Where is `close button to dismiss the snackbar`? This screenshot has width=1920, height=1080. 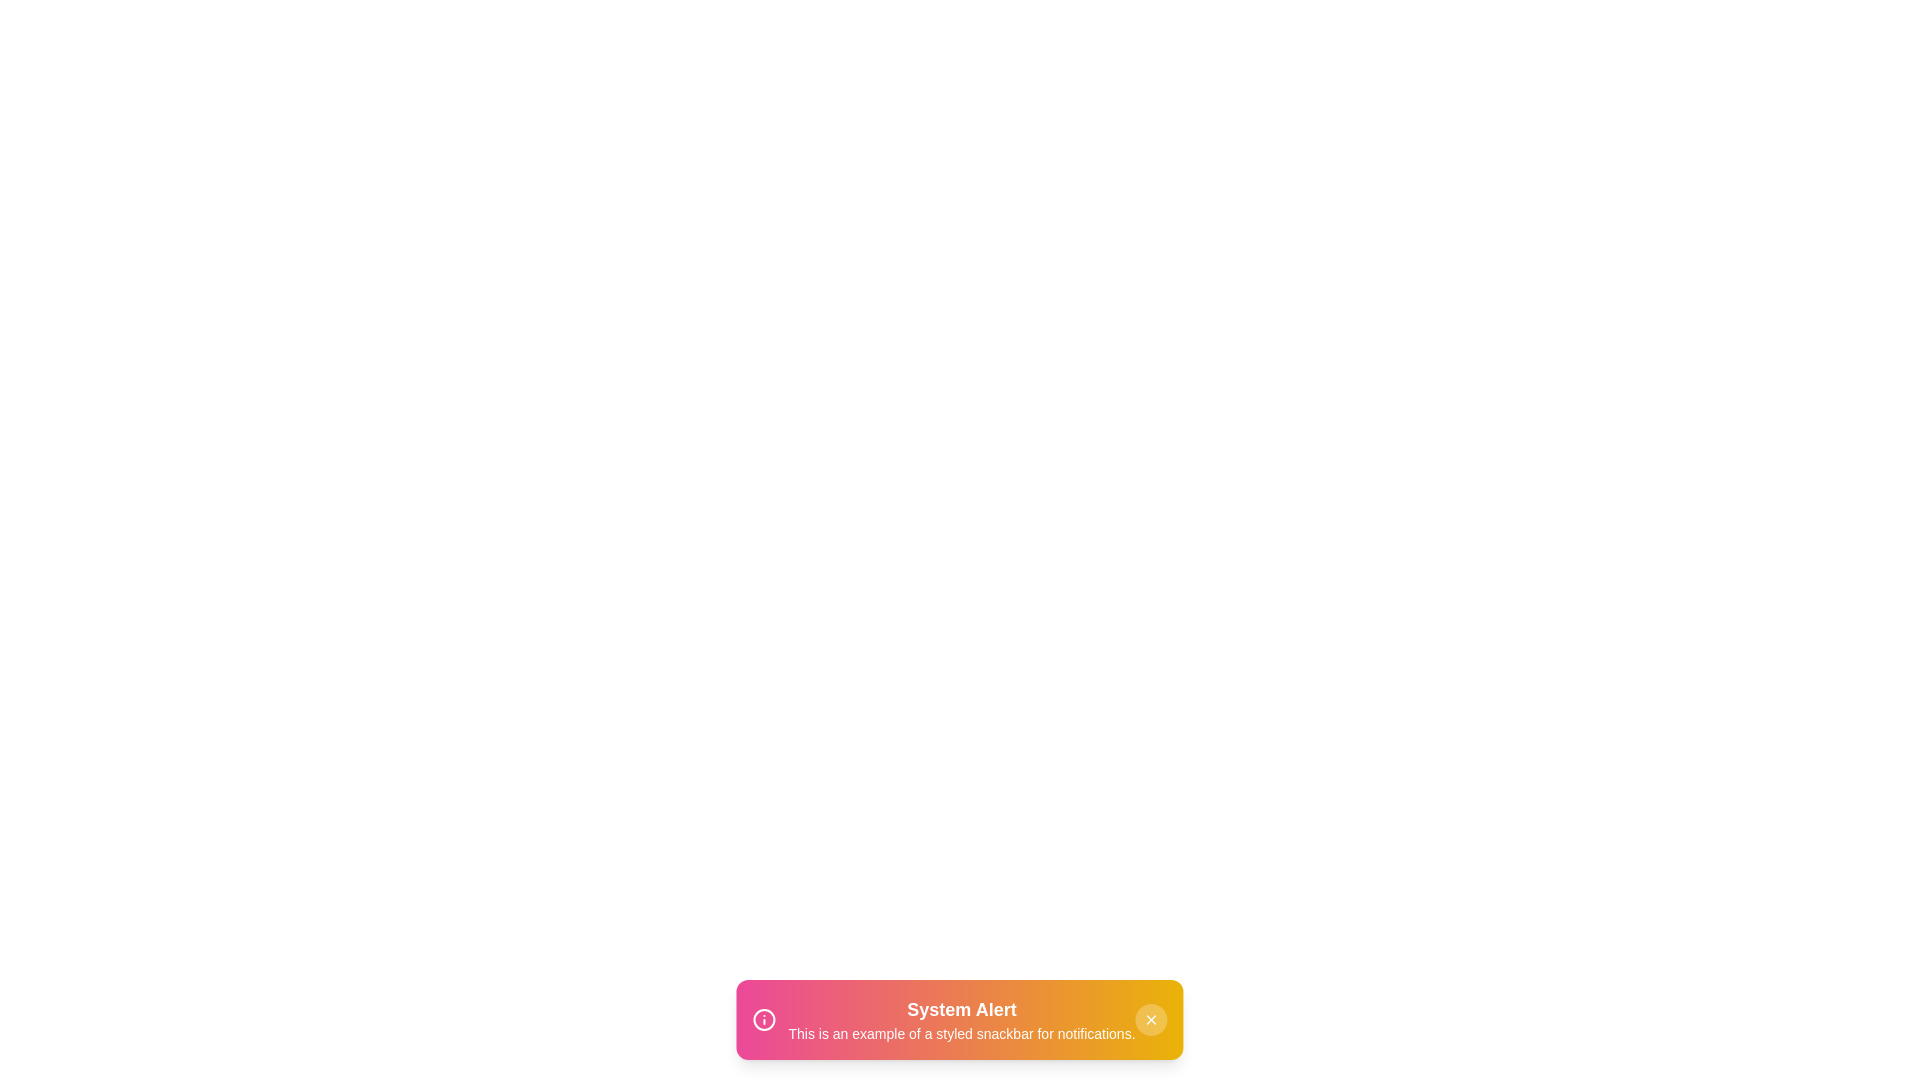
close button to dismiss the snackbar is located at coordinates (1151, 1019).